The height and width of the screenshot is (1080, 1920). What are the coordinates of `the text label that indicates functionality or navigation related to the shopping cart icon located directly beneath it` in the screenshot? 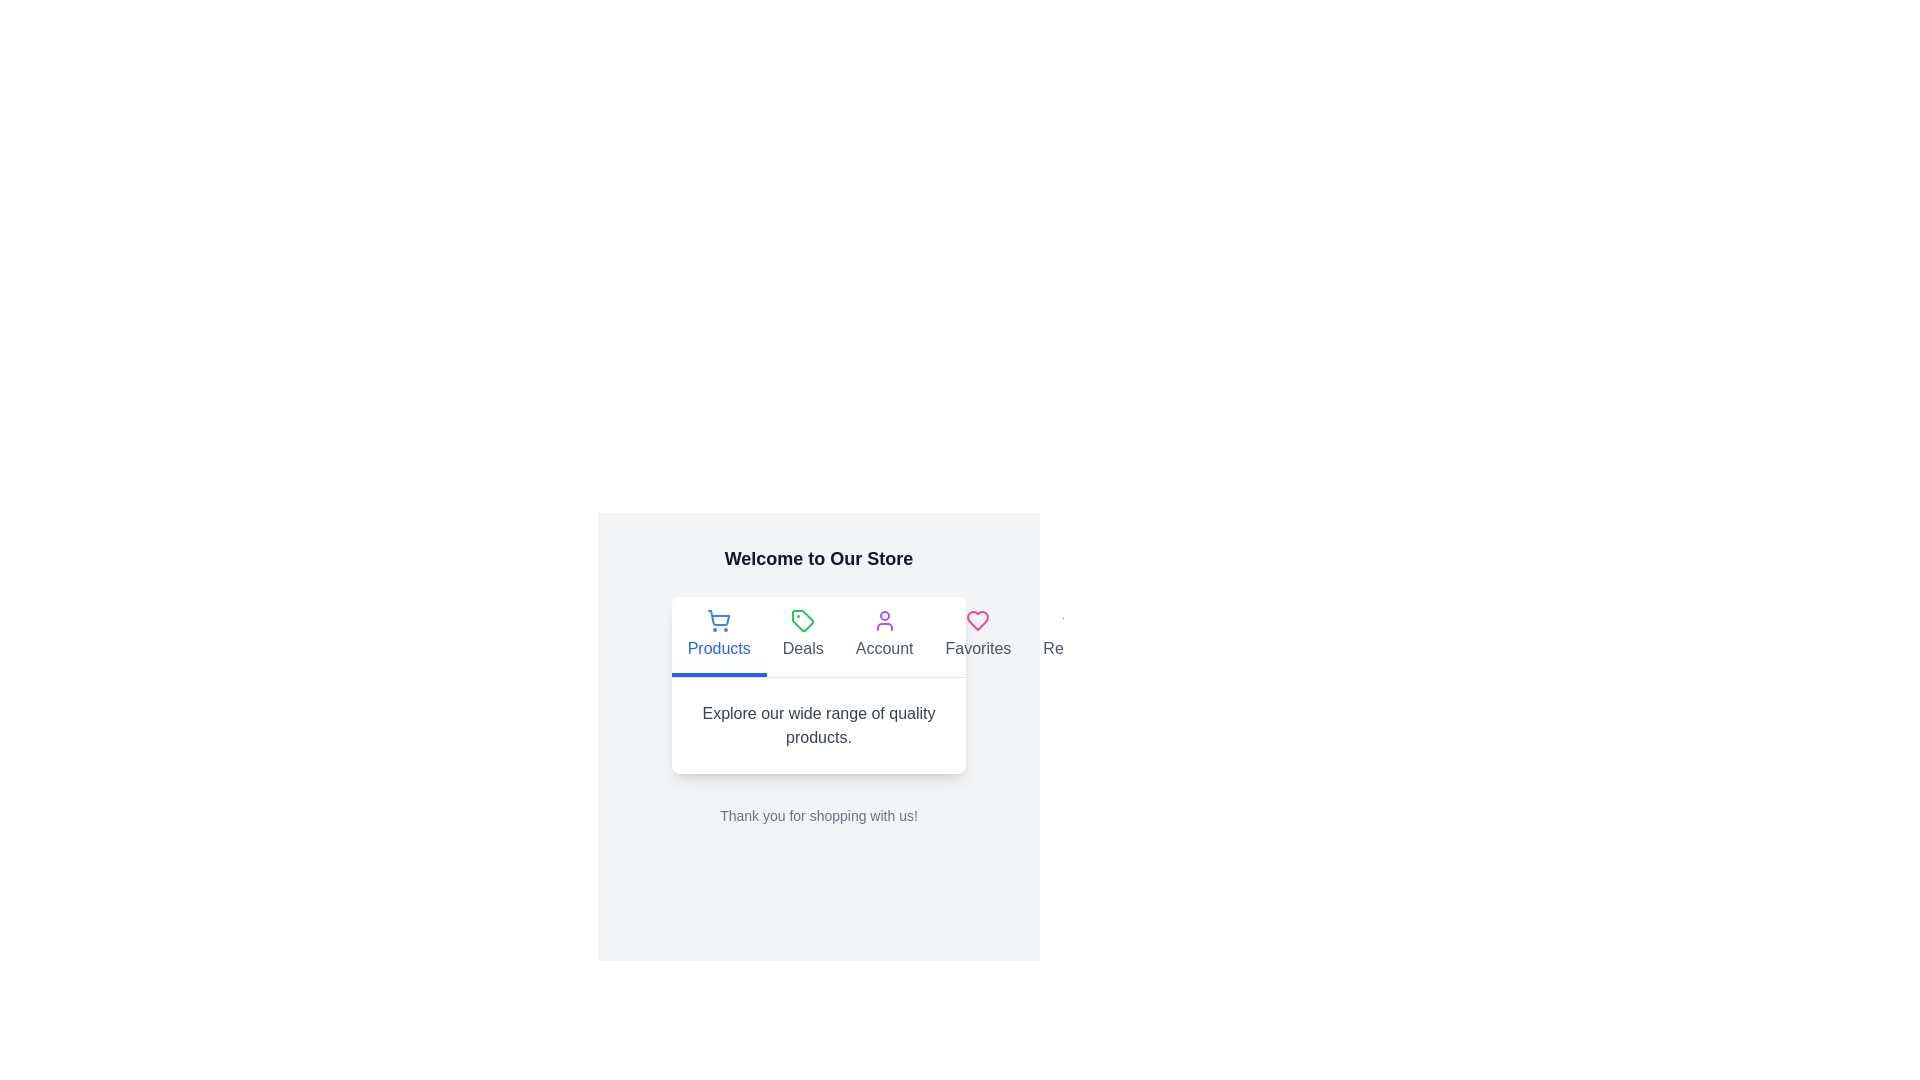 It's located at (719, 648).